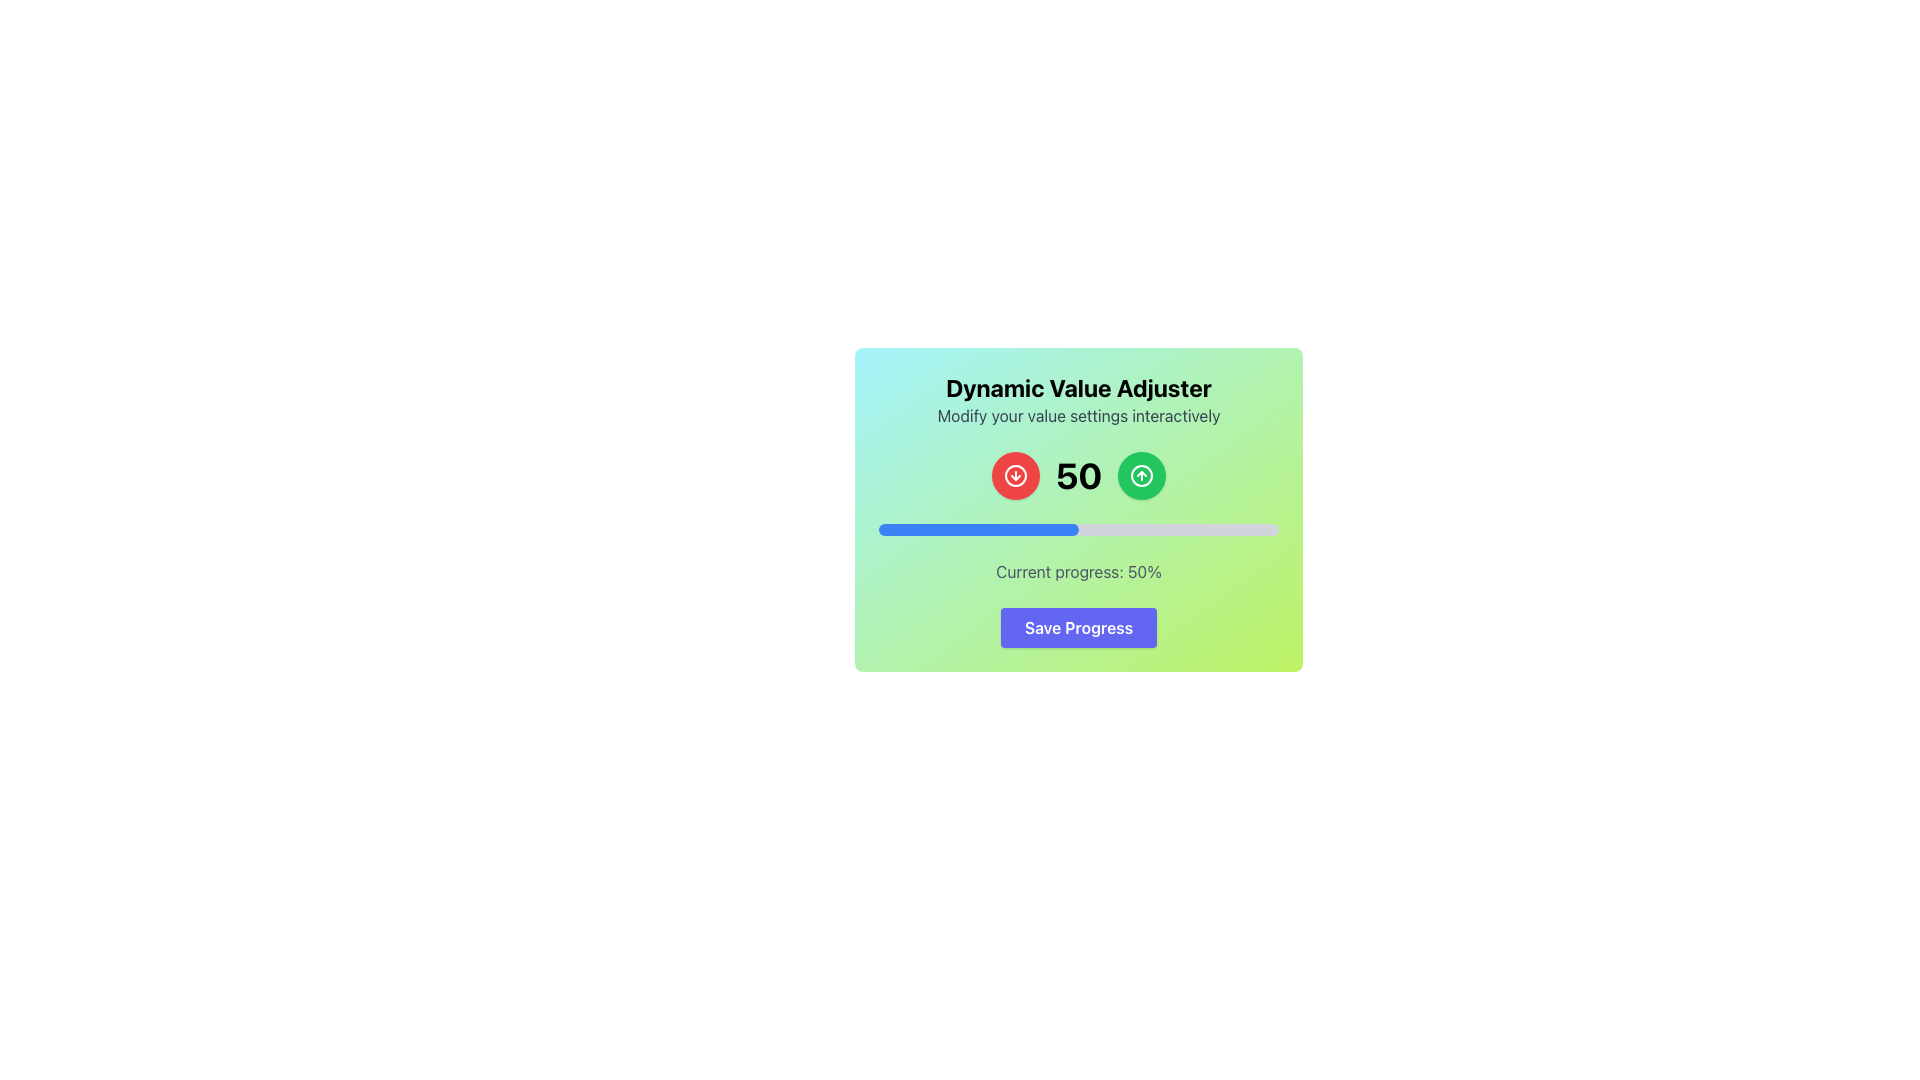 Image resolution: width=1920 pixels, height=1080 pixels. I want to click on the Text Label displaying the current progress at 50%, located below the progress bar and above the 'Save Progress' button, so click(1078, 571).